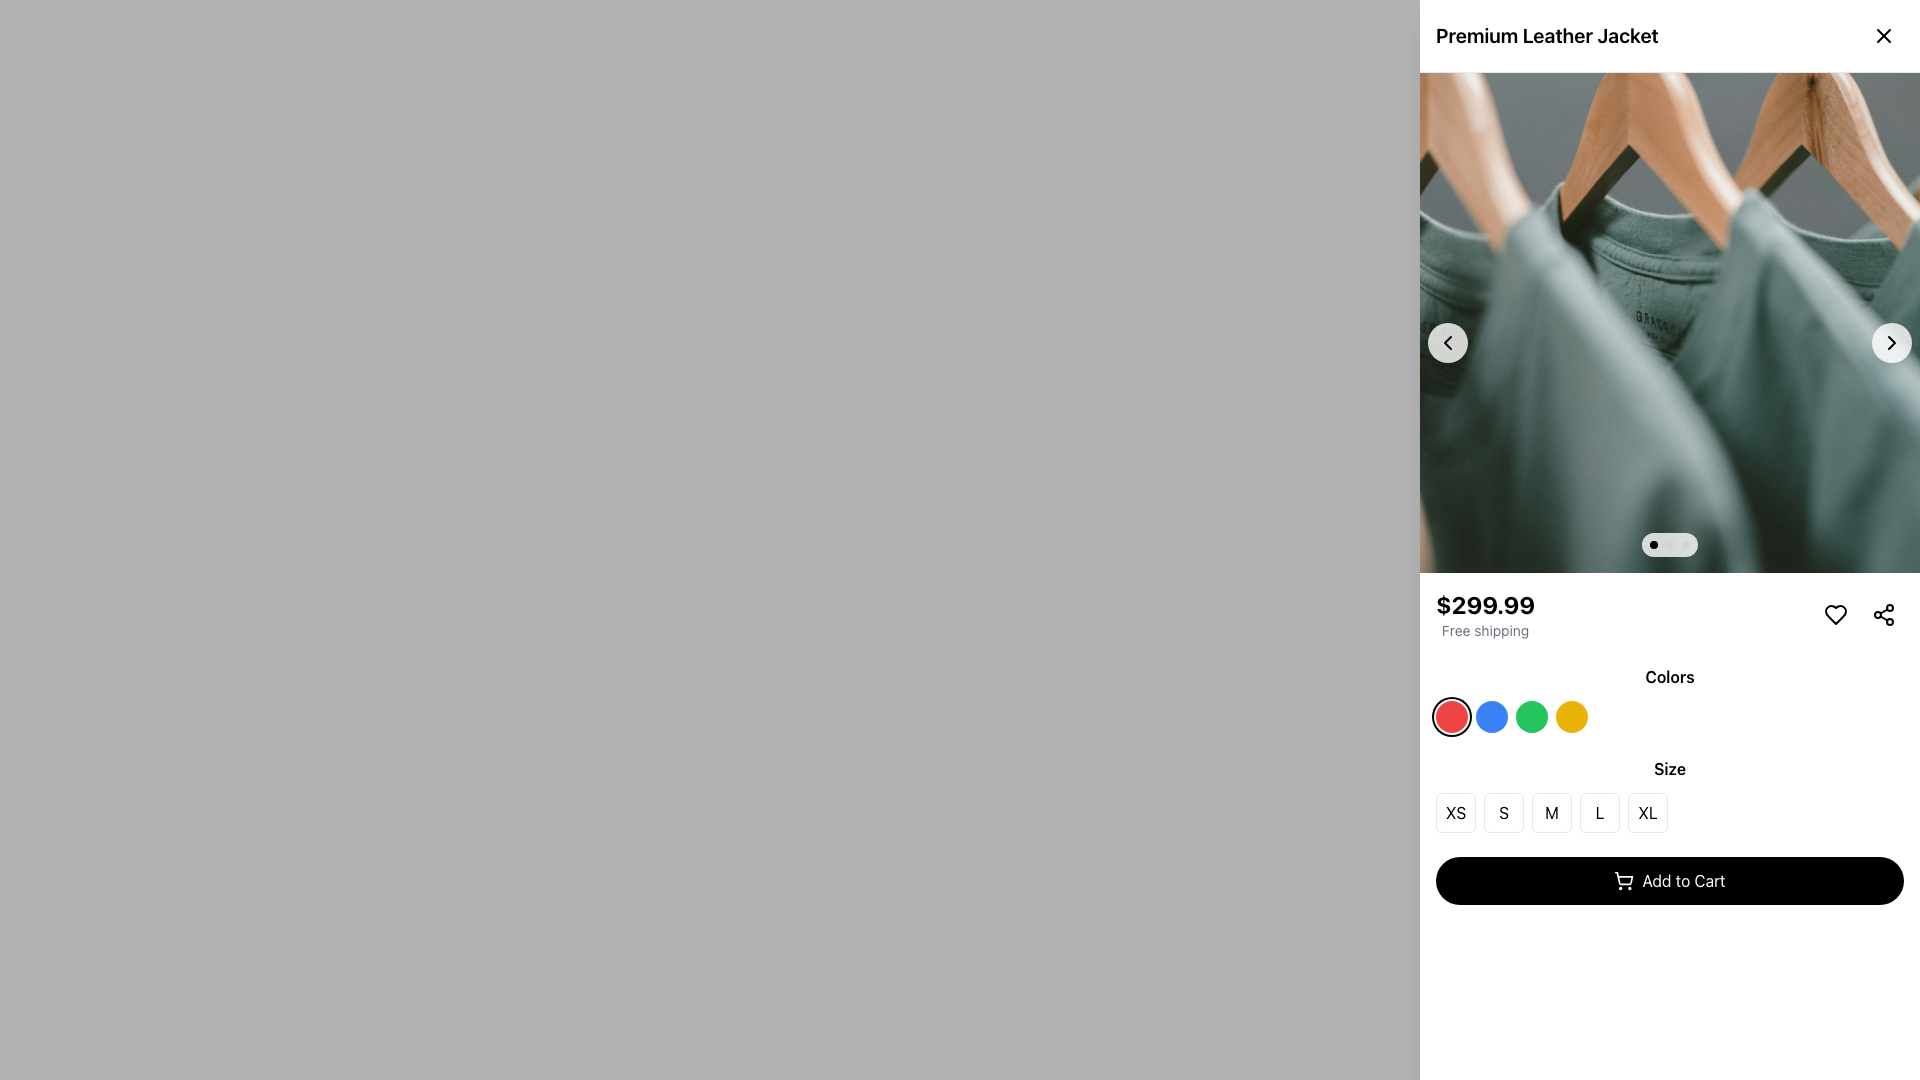 This screenshot has height=1080, width=1920. What do you see at coordinates (1890, 342) in the screenshot?
I see `the right-pointing chevron arrow icon, which is styled with a simple outline and likely serves as a navigation control` at bounding box center [1890, 342].